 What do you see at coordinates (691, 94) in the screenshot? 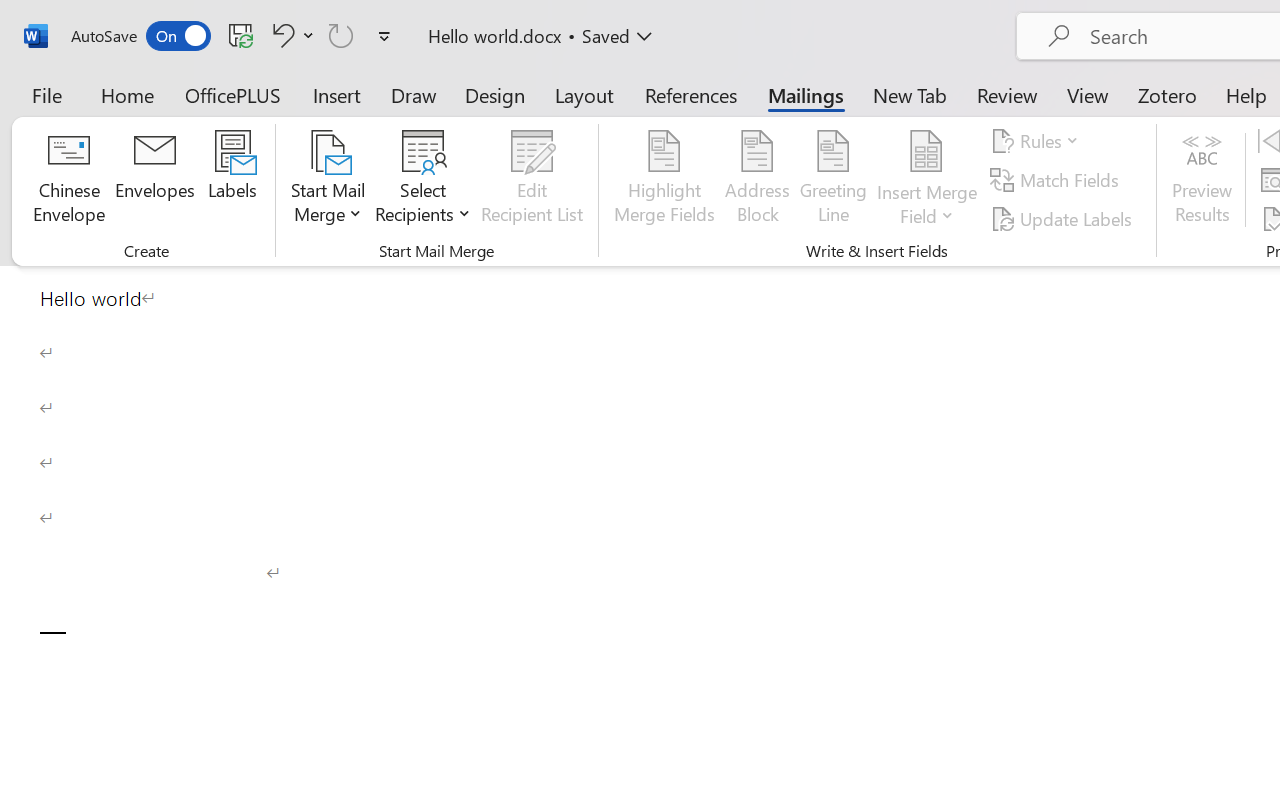
I see `'References'` at bounding box center [691, 94].